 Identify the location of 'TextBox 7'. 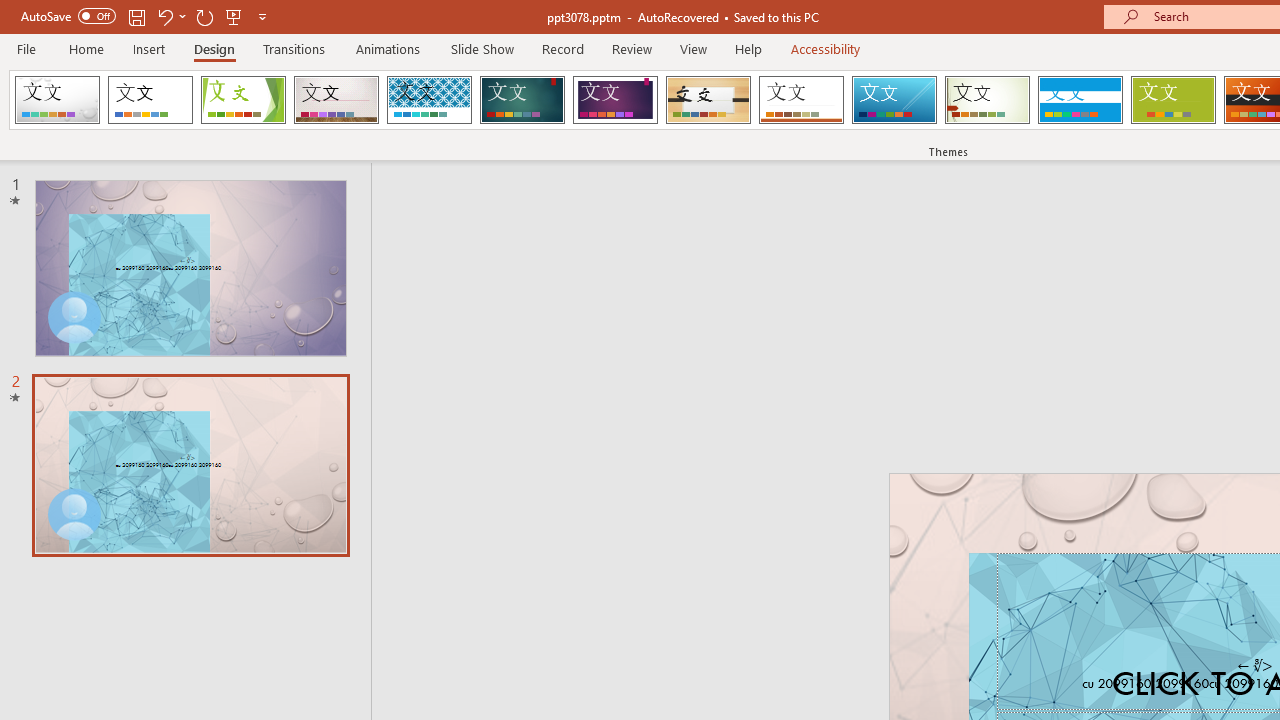
(1254, 666).